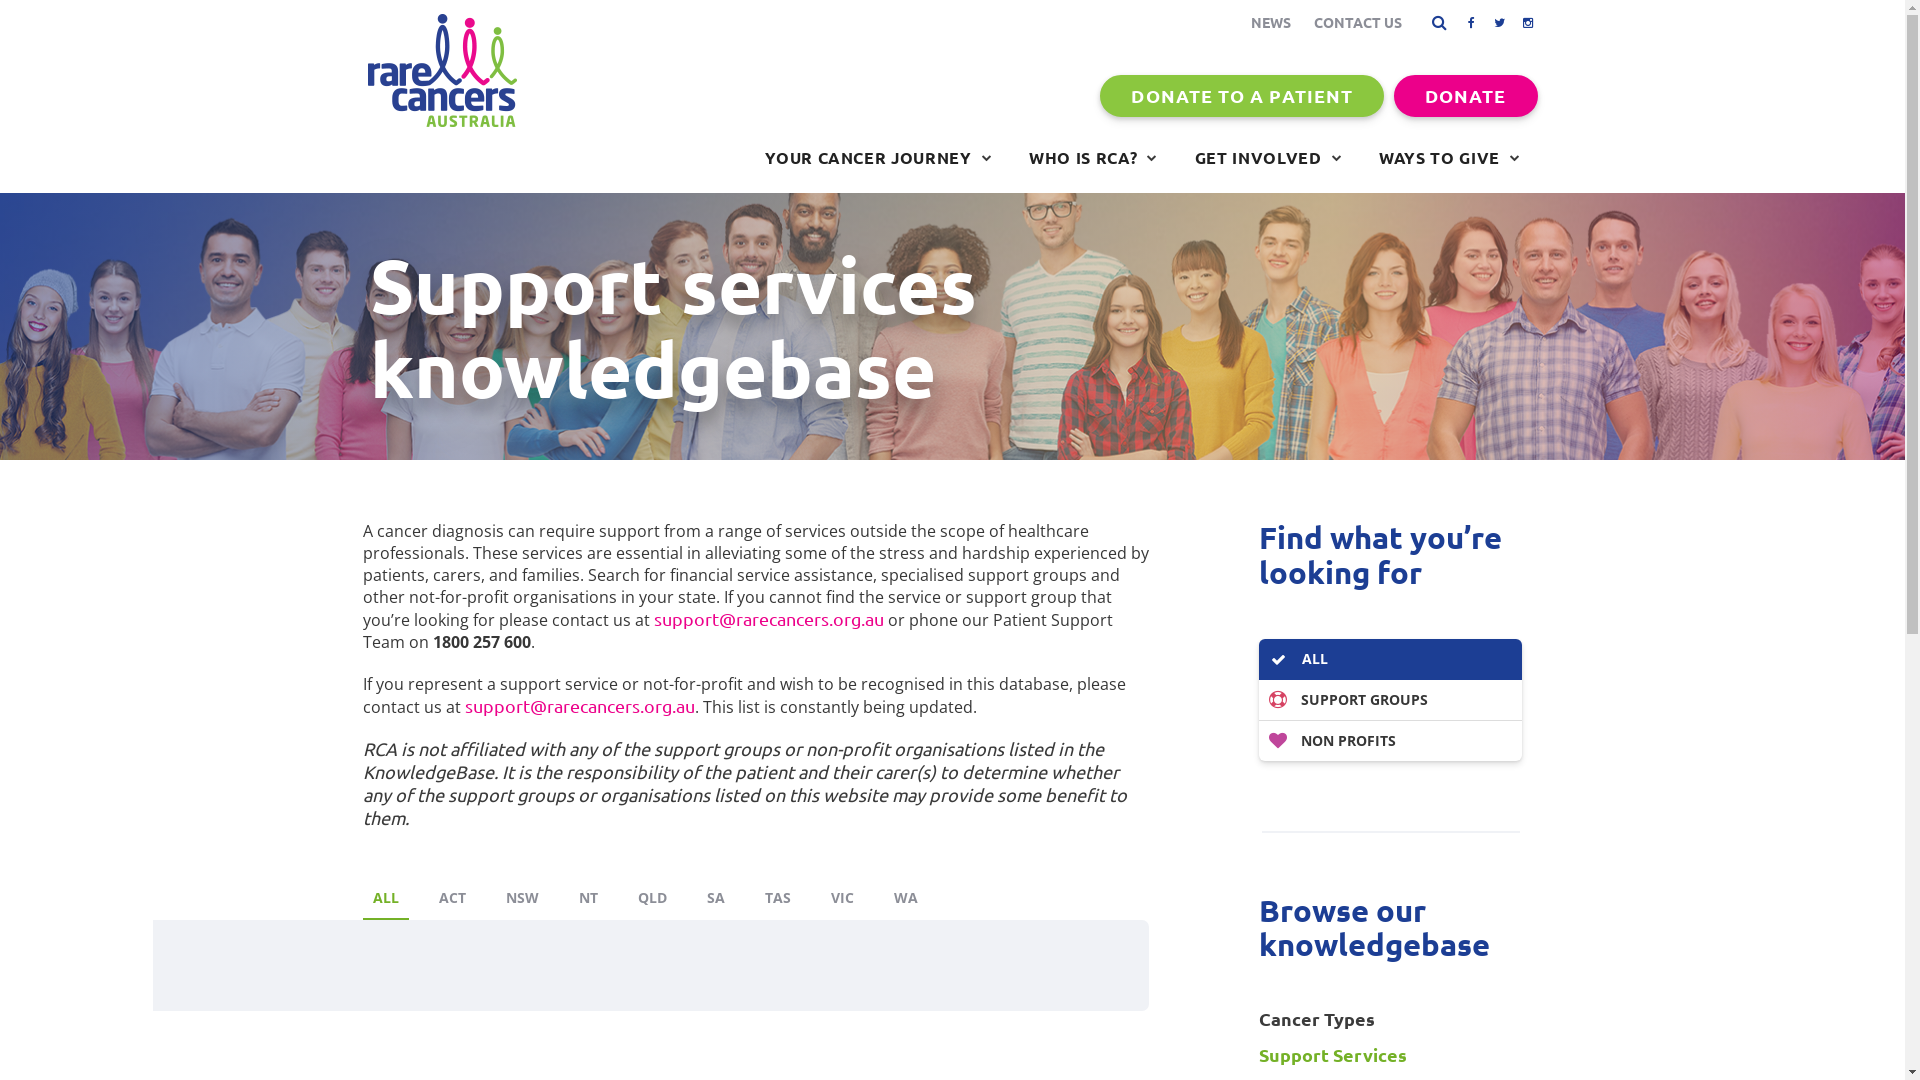 This screenshot has height=1080, width=1920. What do you see at coordinates (522, 898) in the screenshot?
I see `'NSW'` at bounding box center [522, 898].